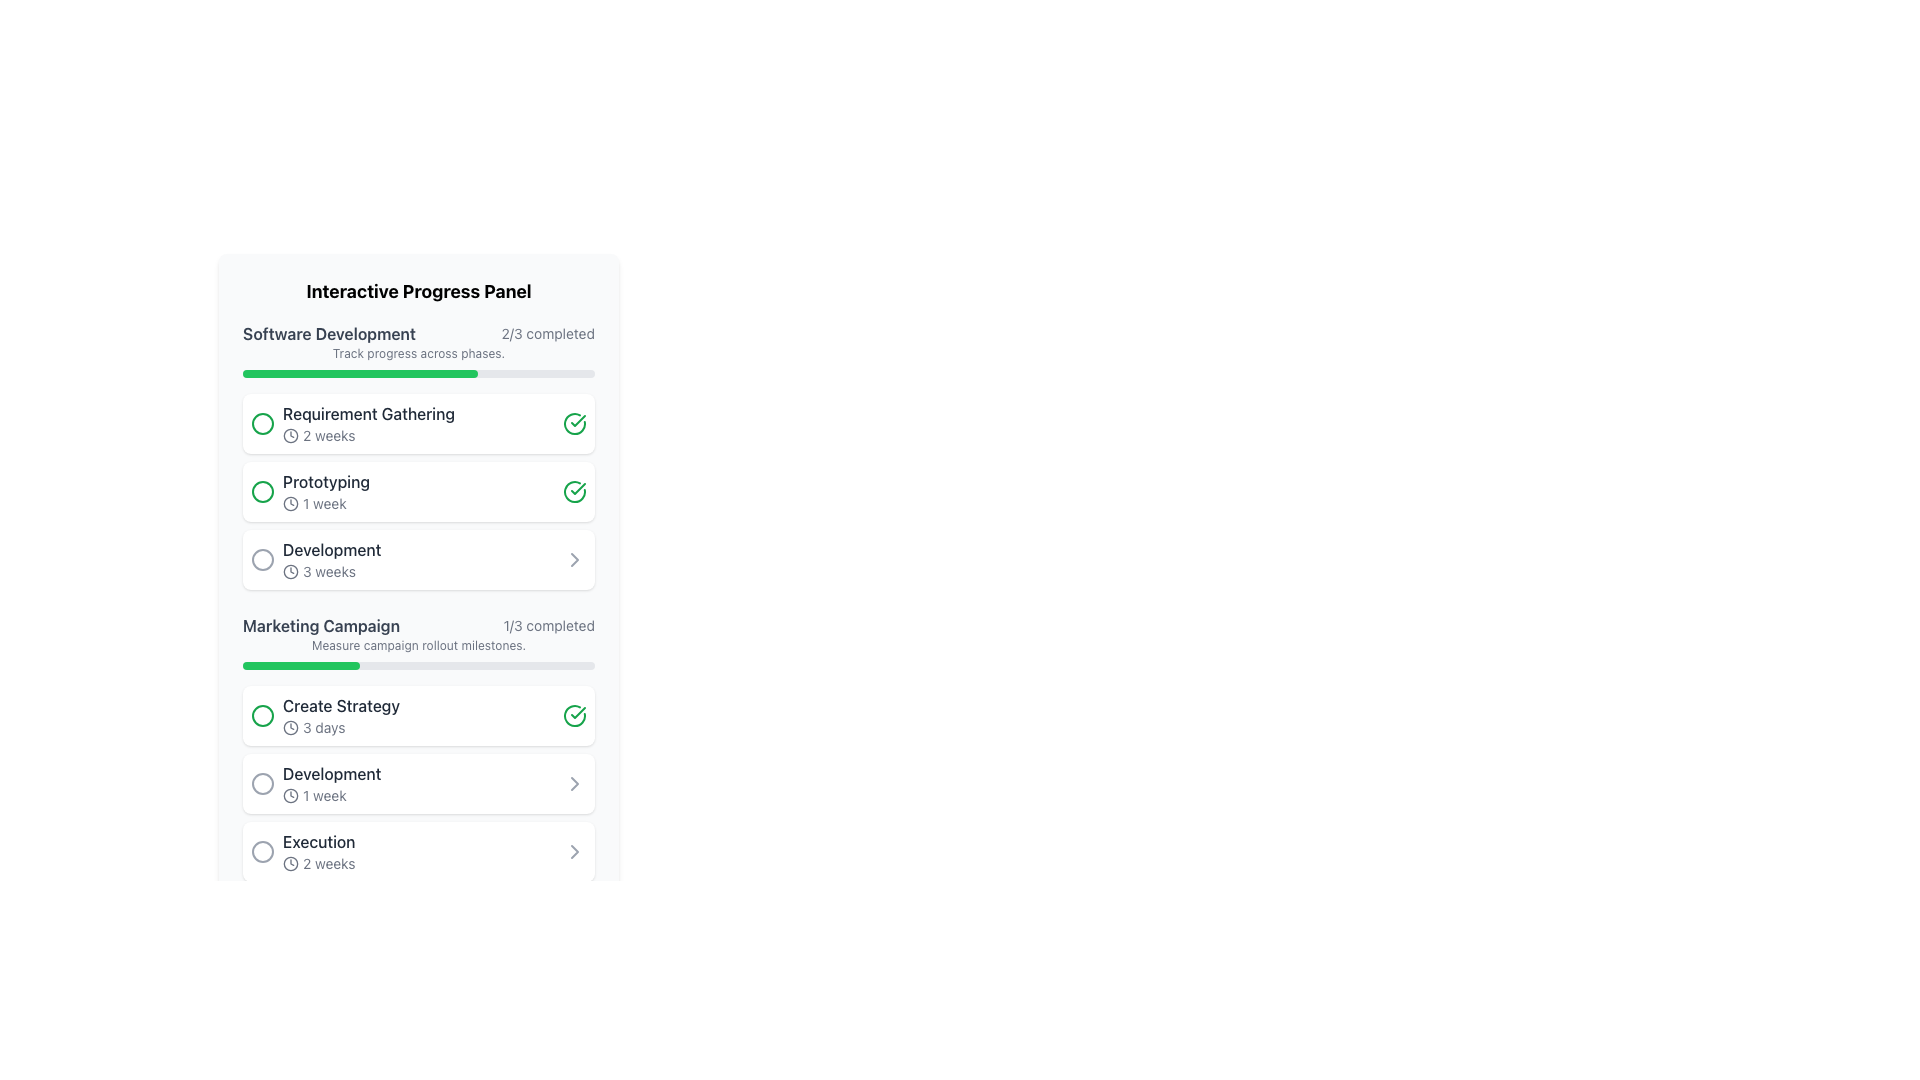 This screenshot has height=1080, width=1920. What do you see at coordinates (549, 624) in the screenshot?
I see `completion status of the label indicating the completion of 1 out of 3 steps for the marketing campaign, positioned in the right segment of the row labeled 'Marketing Campaign'` at bounding box center [549, 624].